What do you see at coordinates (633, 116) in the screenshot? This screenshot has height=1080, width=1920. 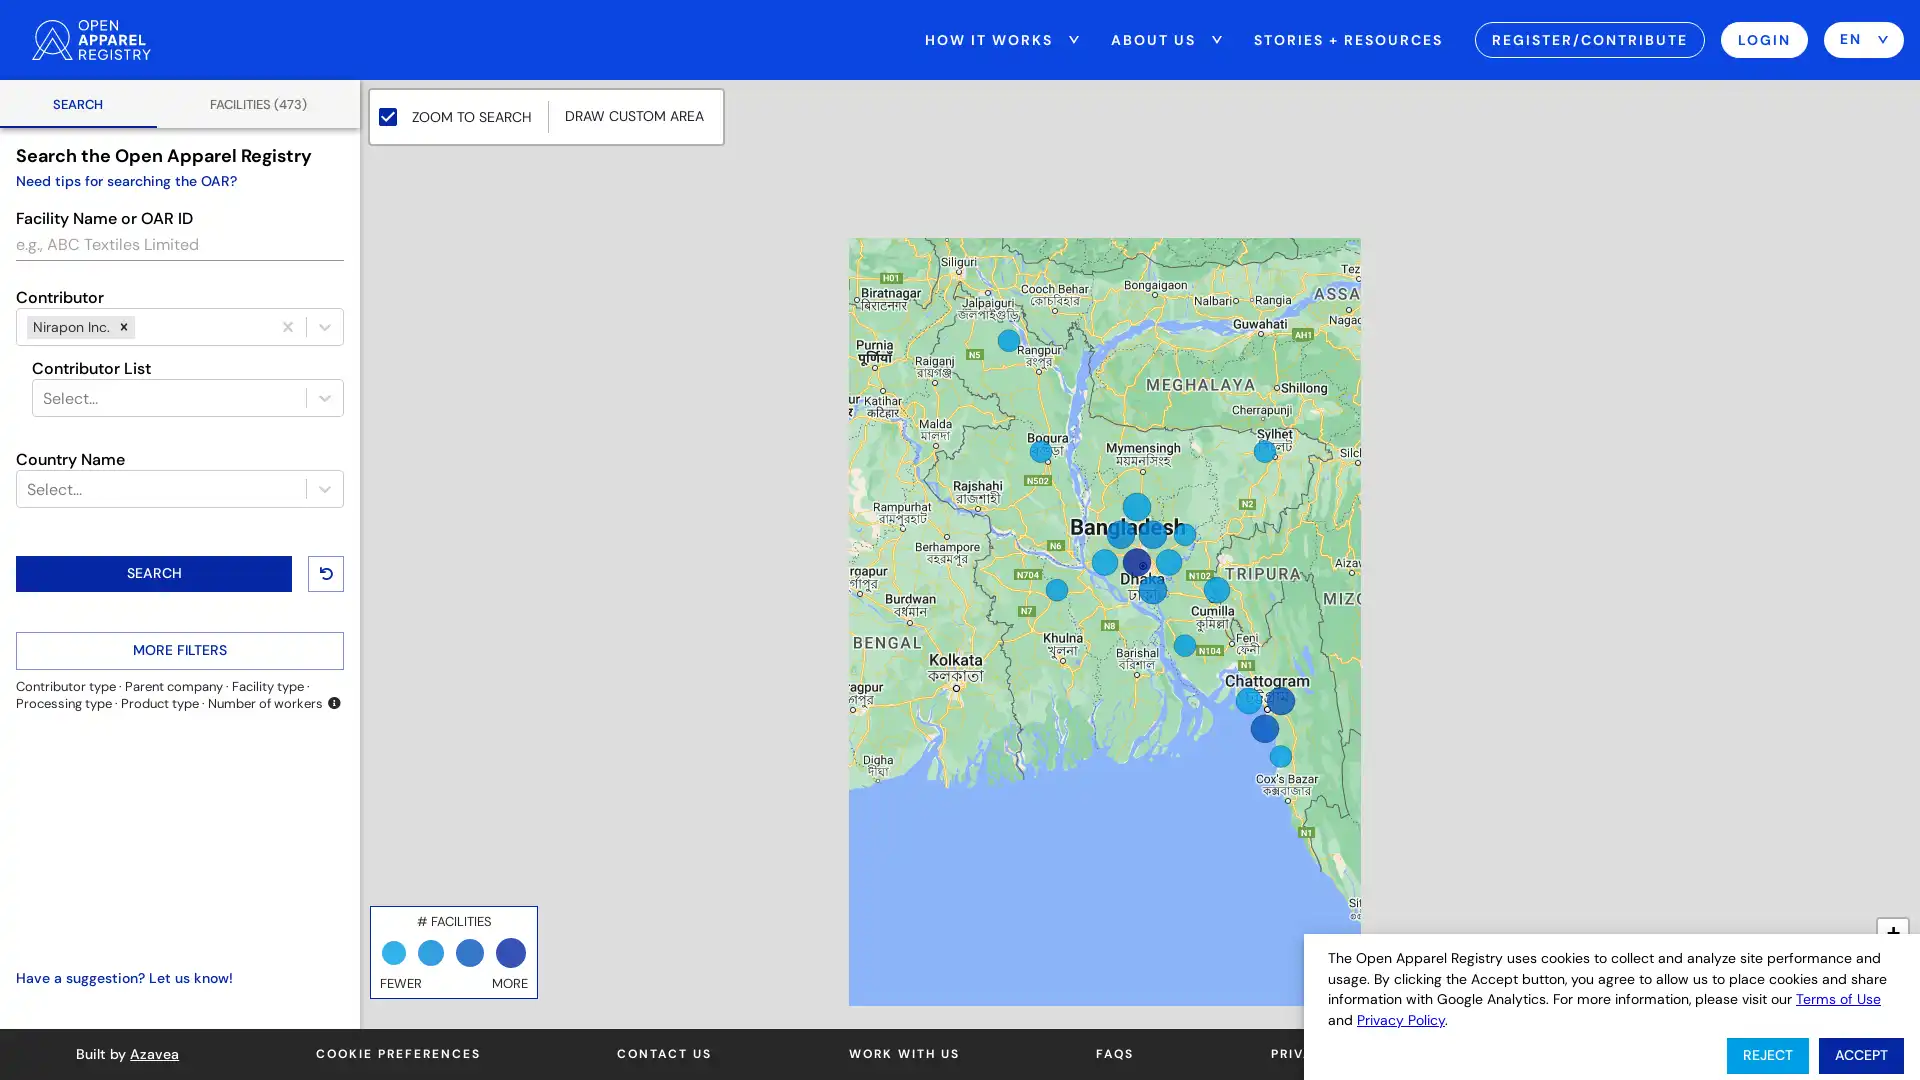 I see `DRAW CUSTOM AREA` at bounding box center [633, 116].